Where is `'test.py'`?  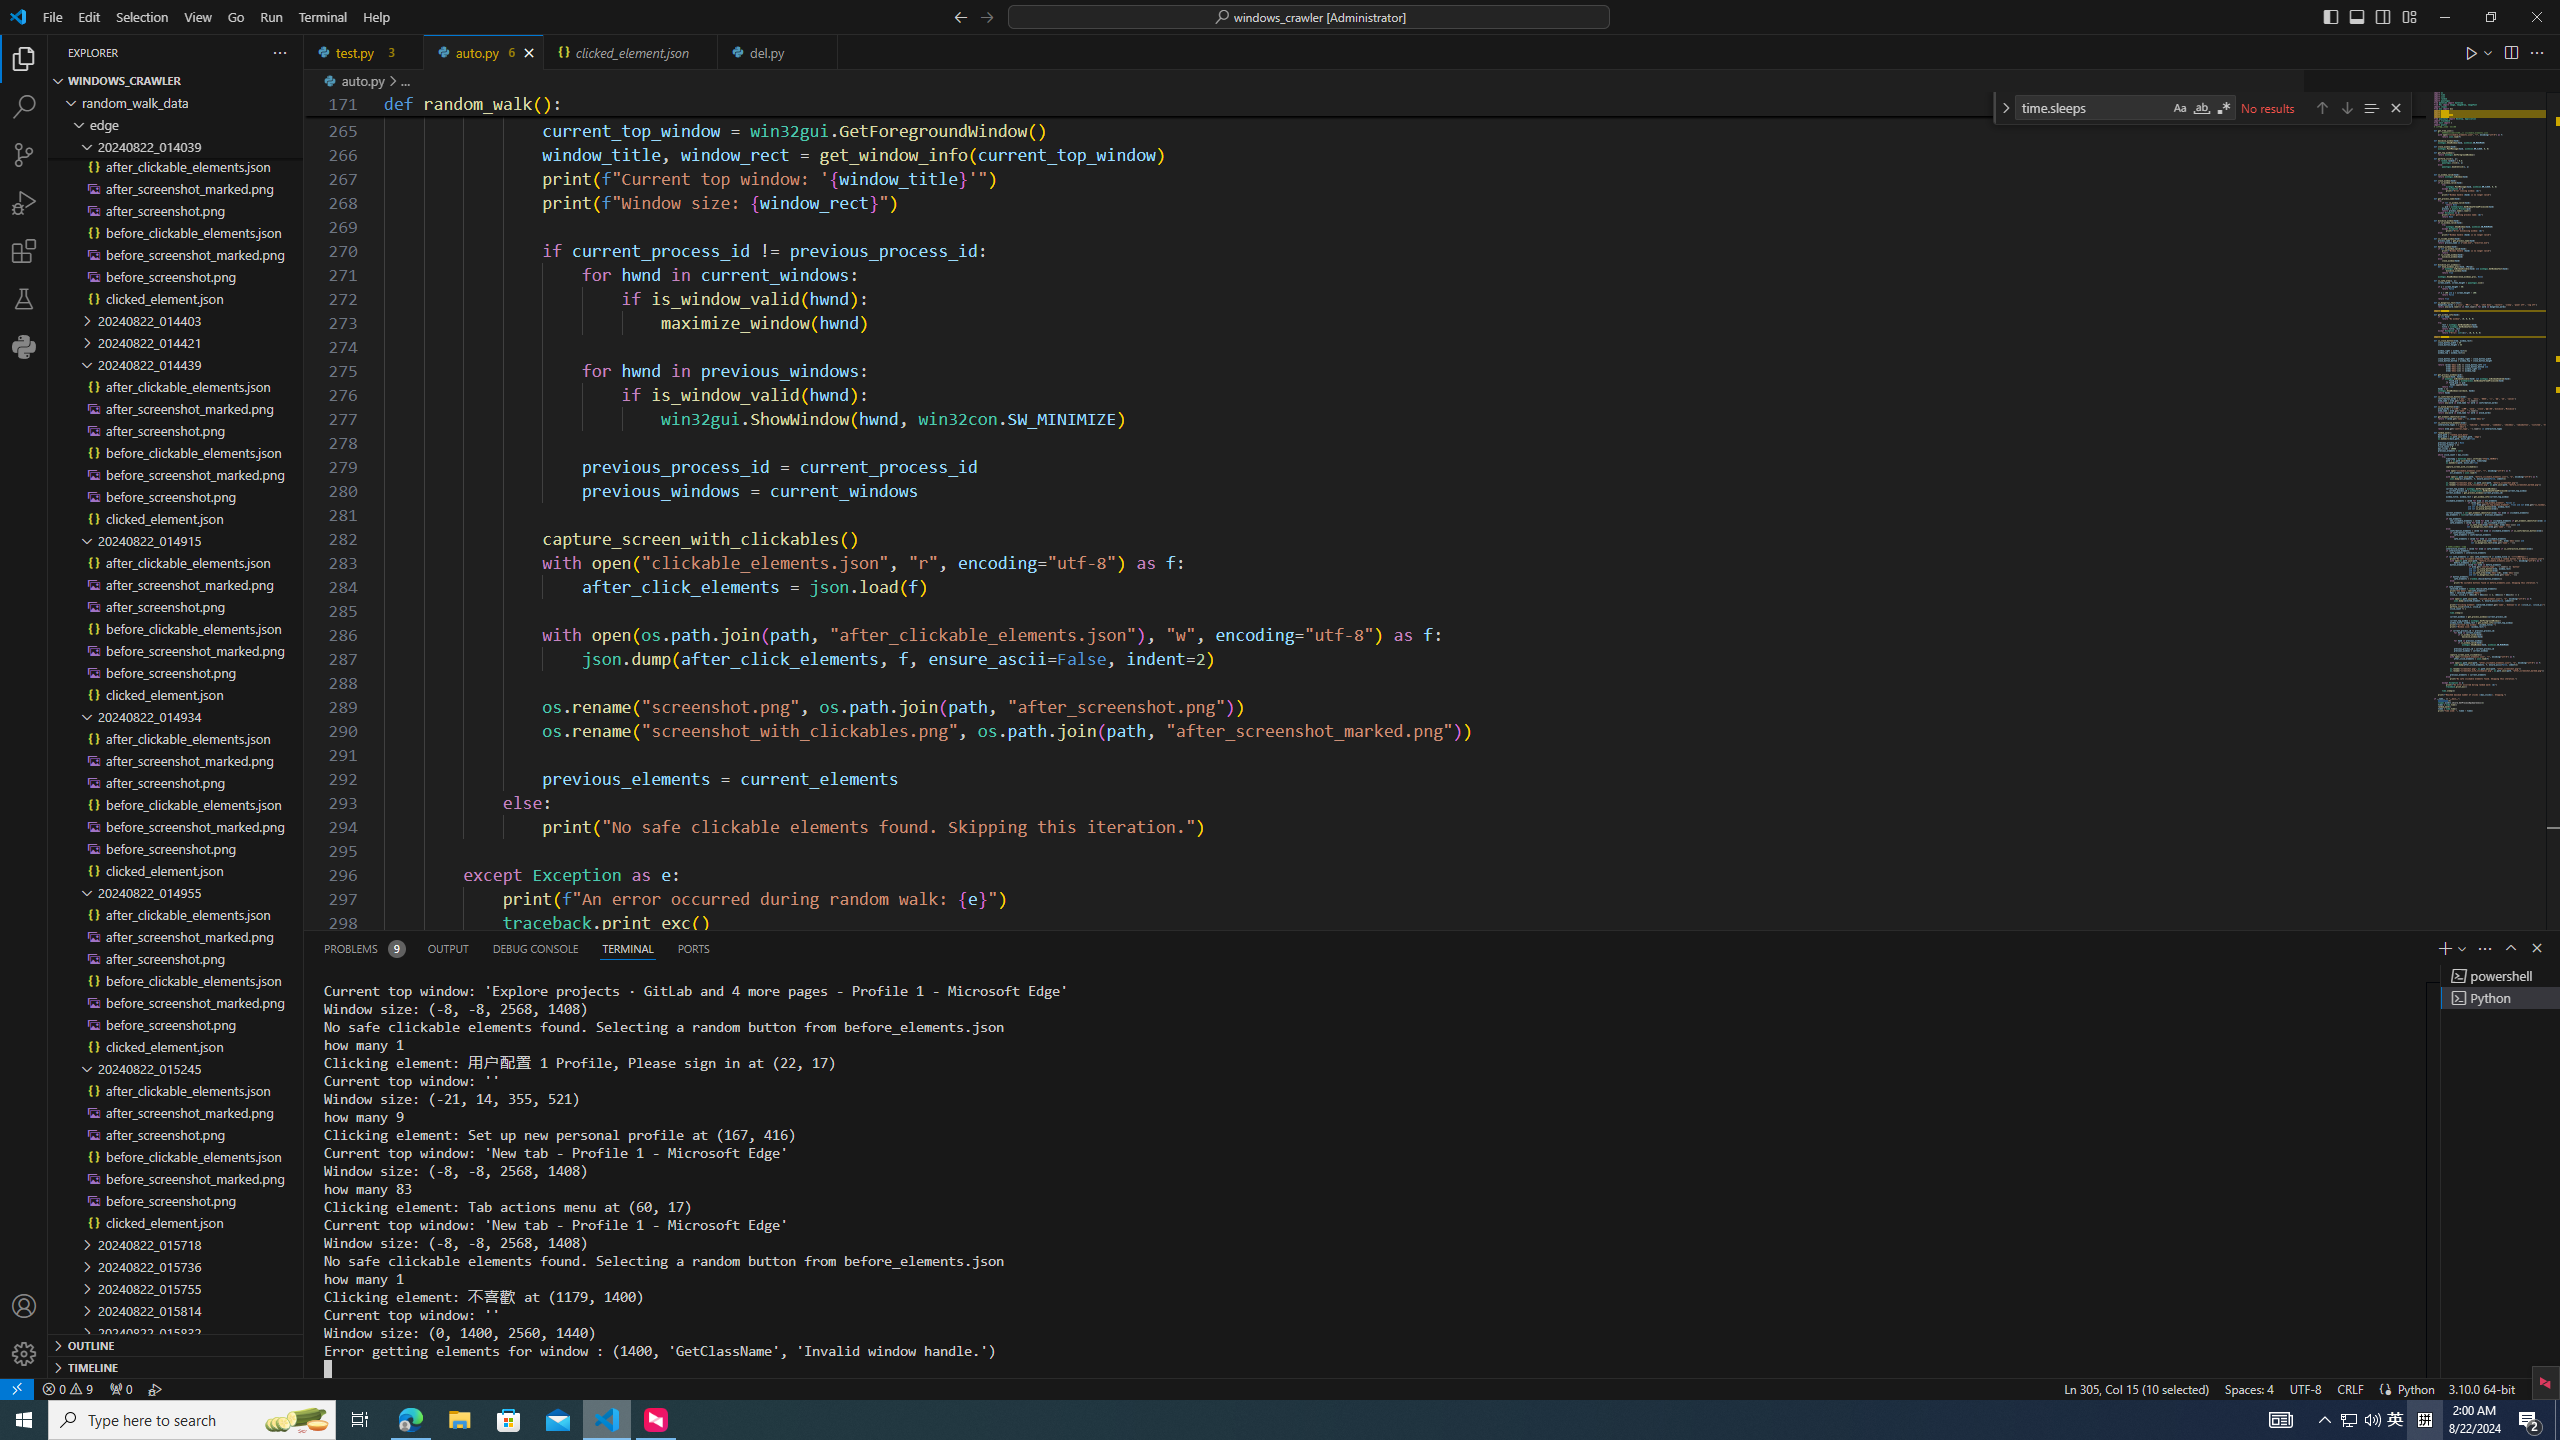
'test.py' is located at coordinates (363, 51).